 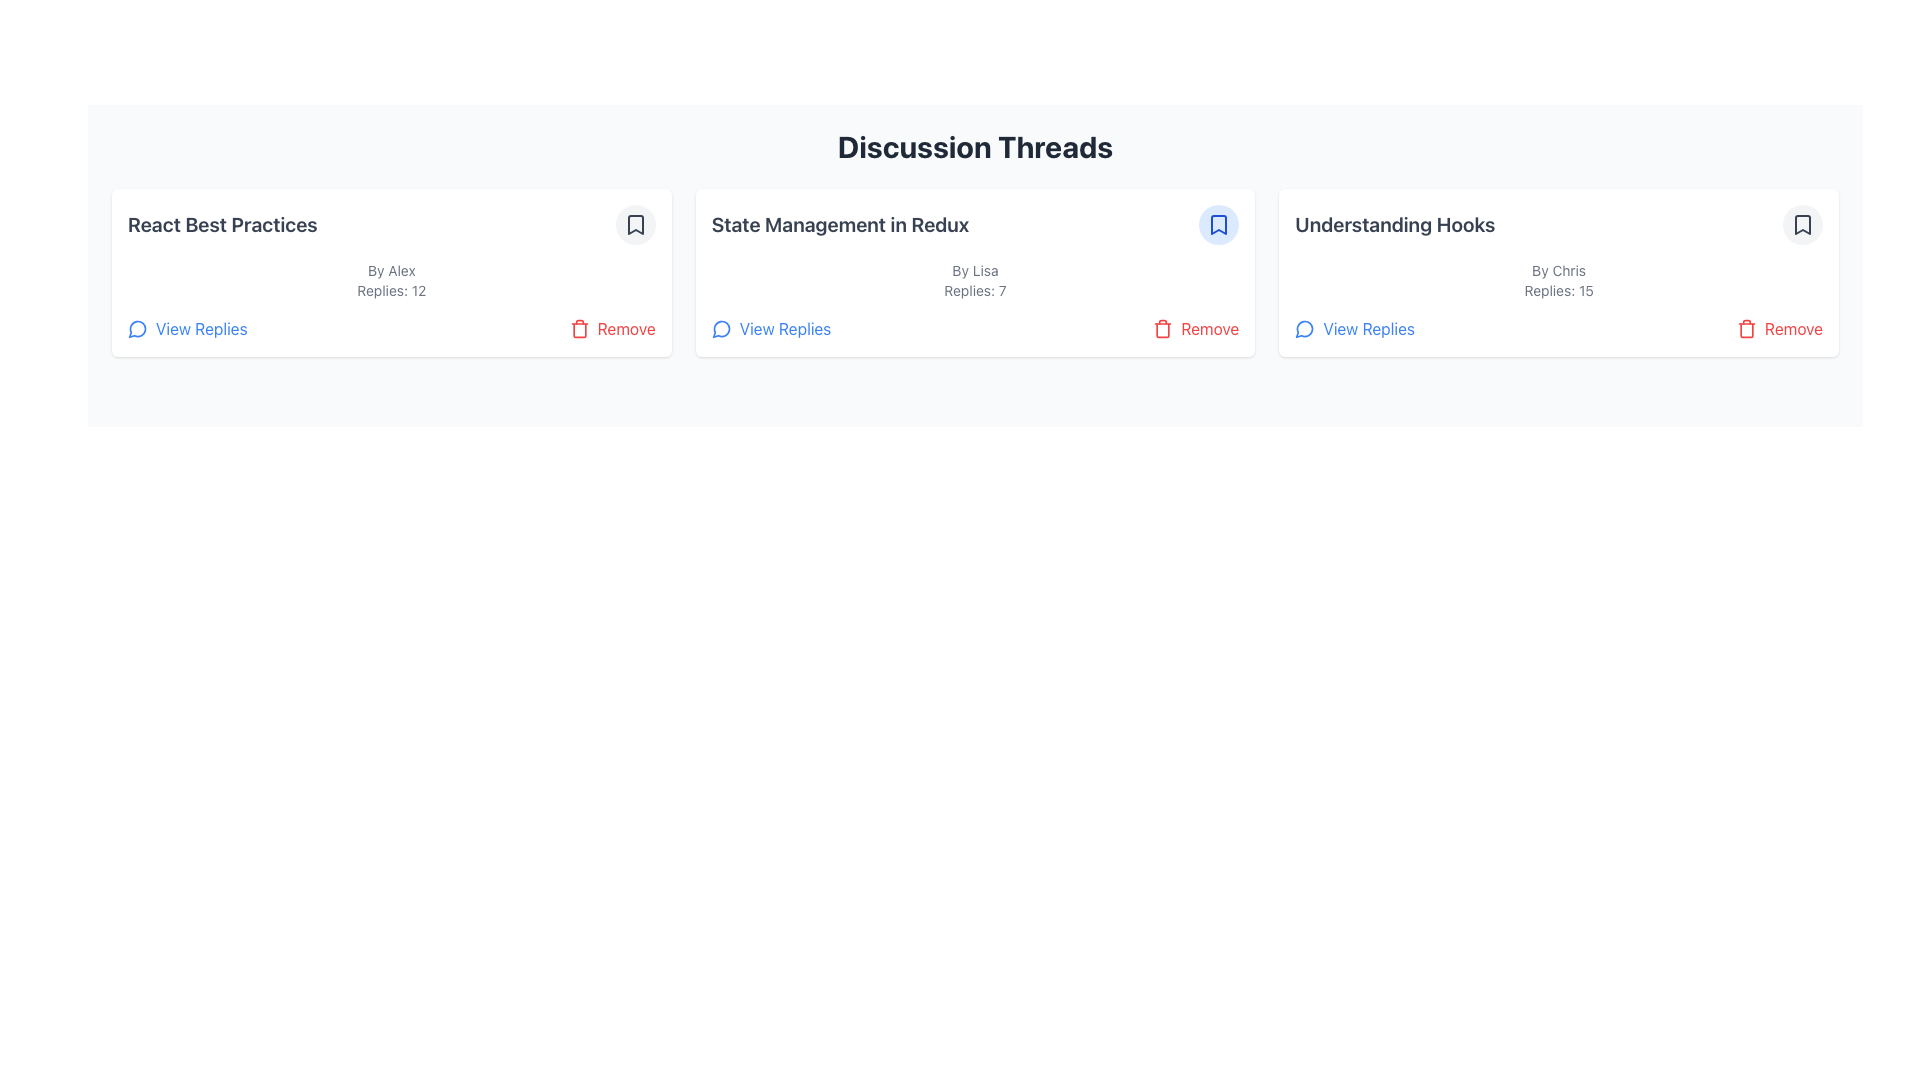 What do you see at coordinates (1209, 327) in the screenshot?
I see `the 'Remove' text button, displayed in red, which is located to the right of the trash icon in the control section of a discussion thread card under 'State Management in Redux'` at bounding box center [1209, 327].